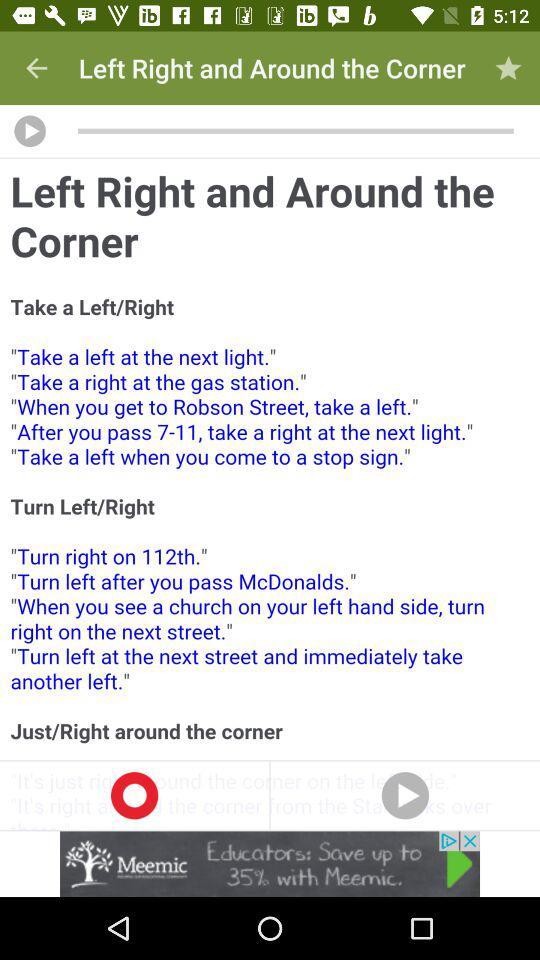 The width and height of the screenshot is (540, 960). What do you see at coordinates (405, 795) in the screenshot?
I see `the explore icon` at bounding box center [405, 795].